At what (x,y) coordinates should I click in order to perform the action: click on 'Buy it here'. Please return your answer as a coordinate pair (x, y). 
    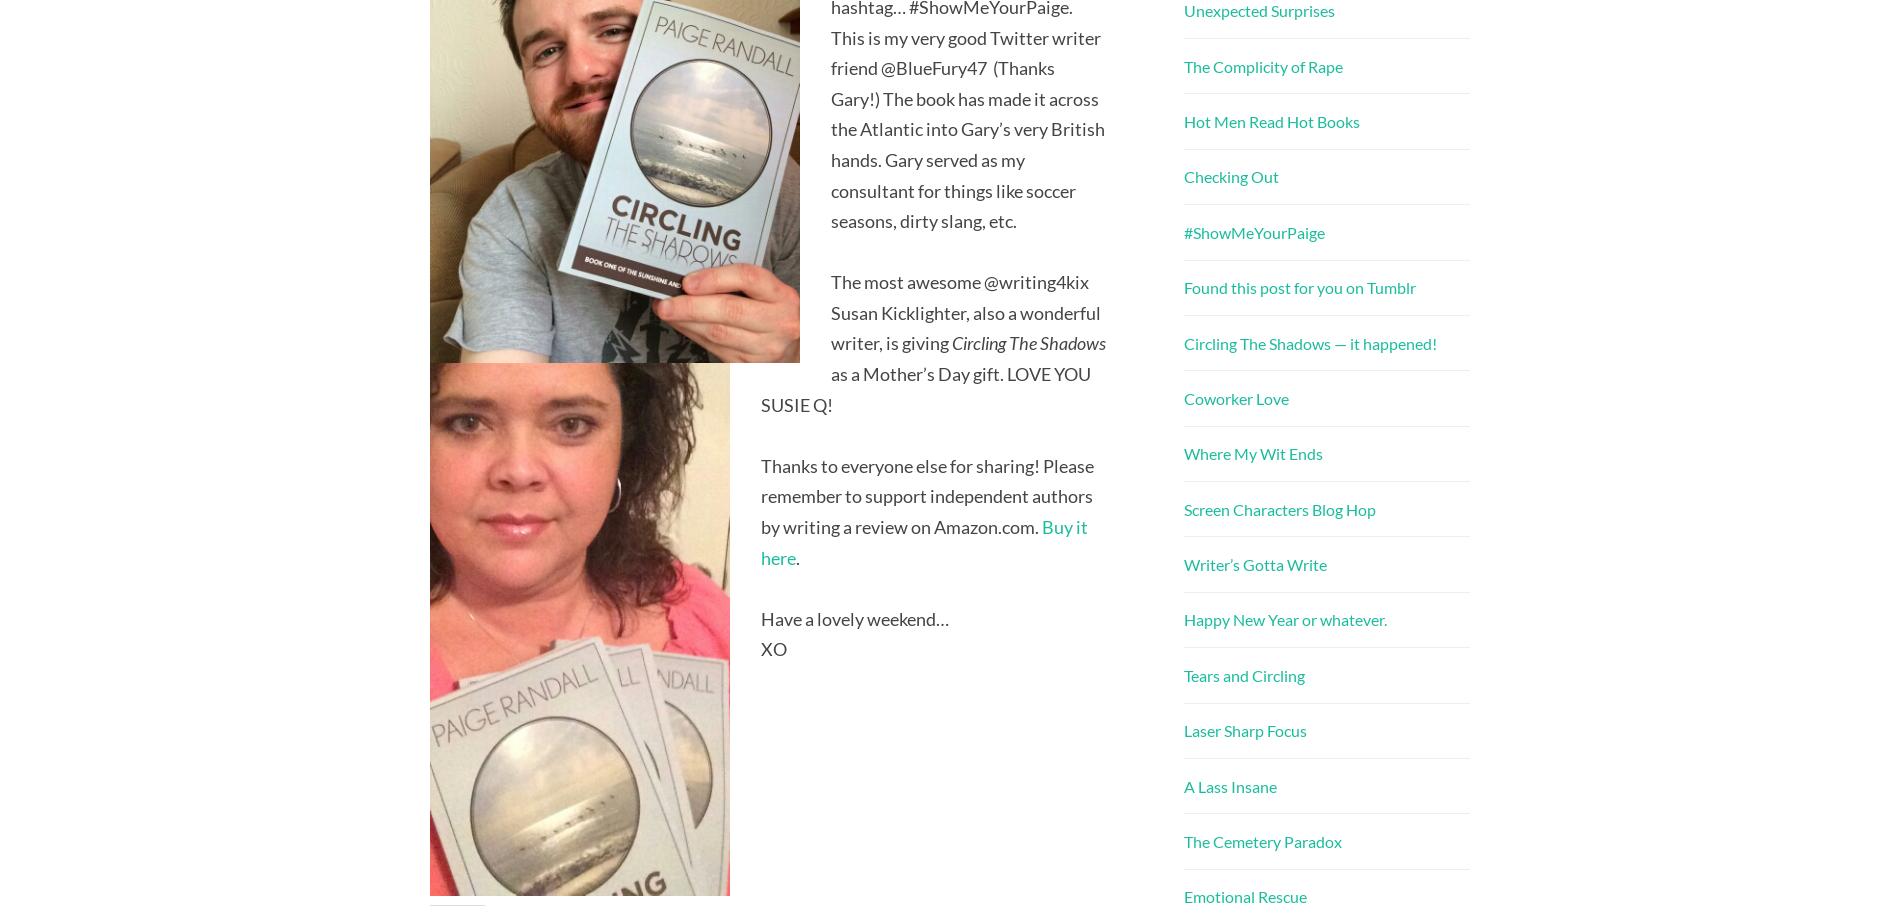
    Looking at the image, I should click on (922, 541).